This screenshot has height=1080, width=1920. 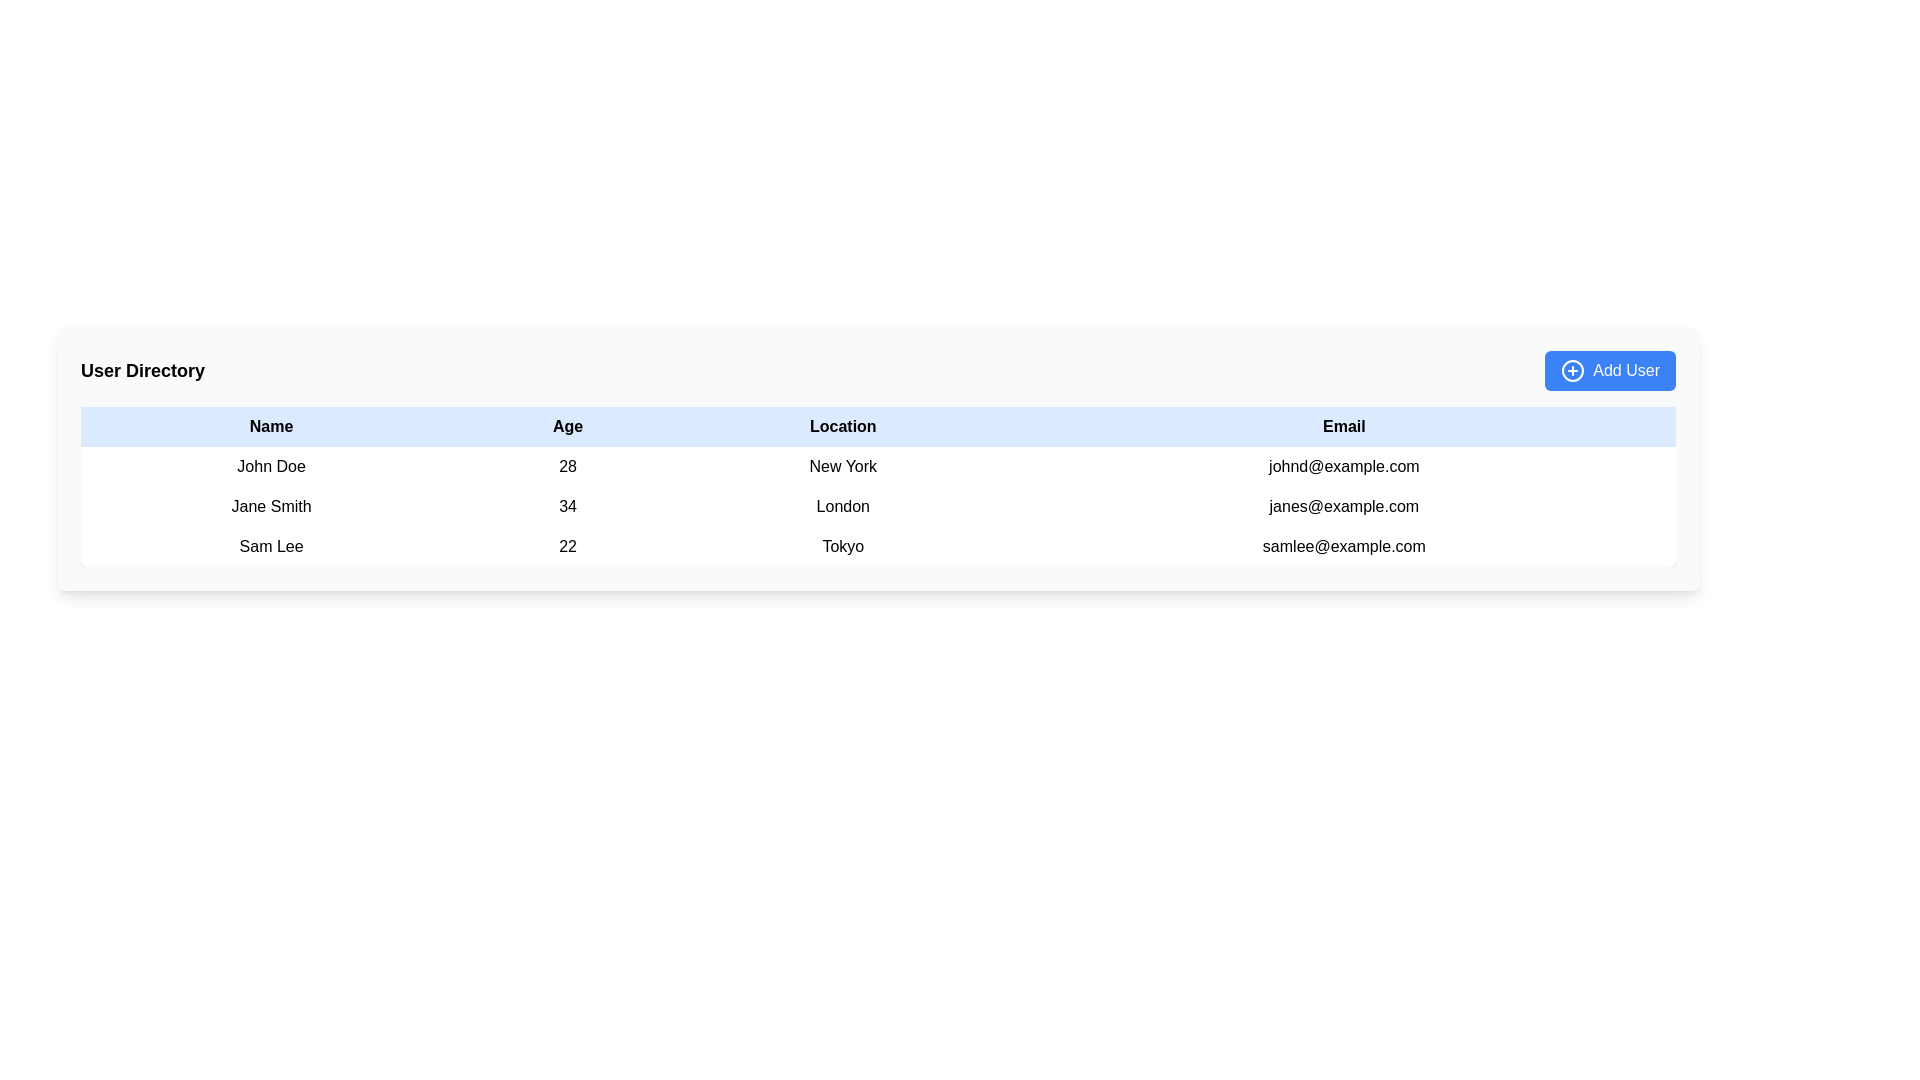 I want to click on the 'Age' text element for the individual named 'Sam Lee', which is located in the second column of the third row in the table, so click(x=566, y=547).